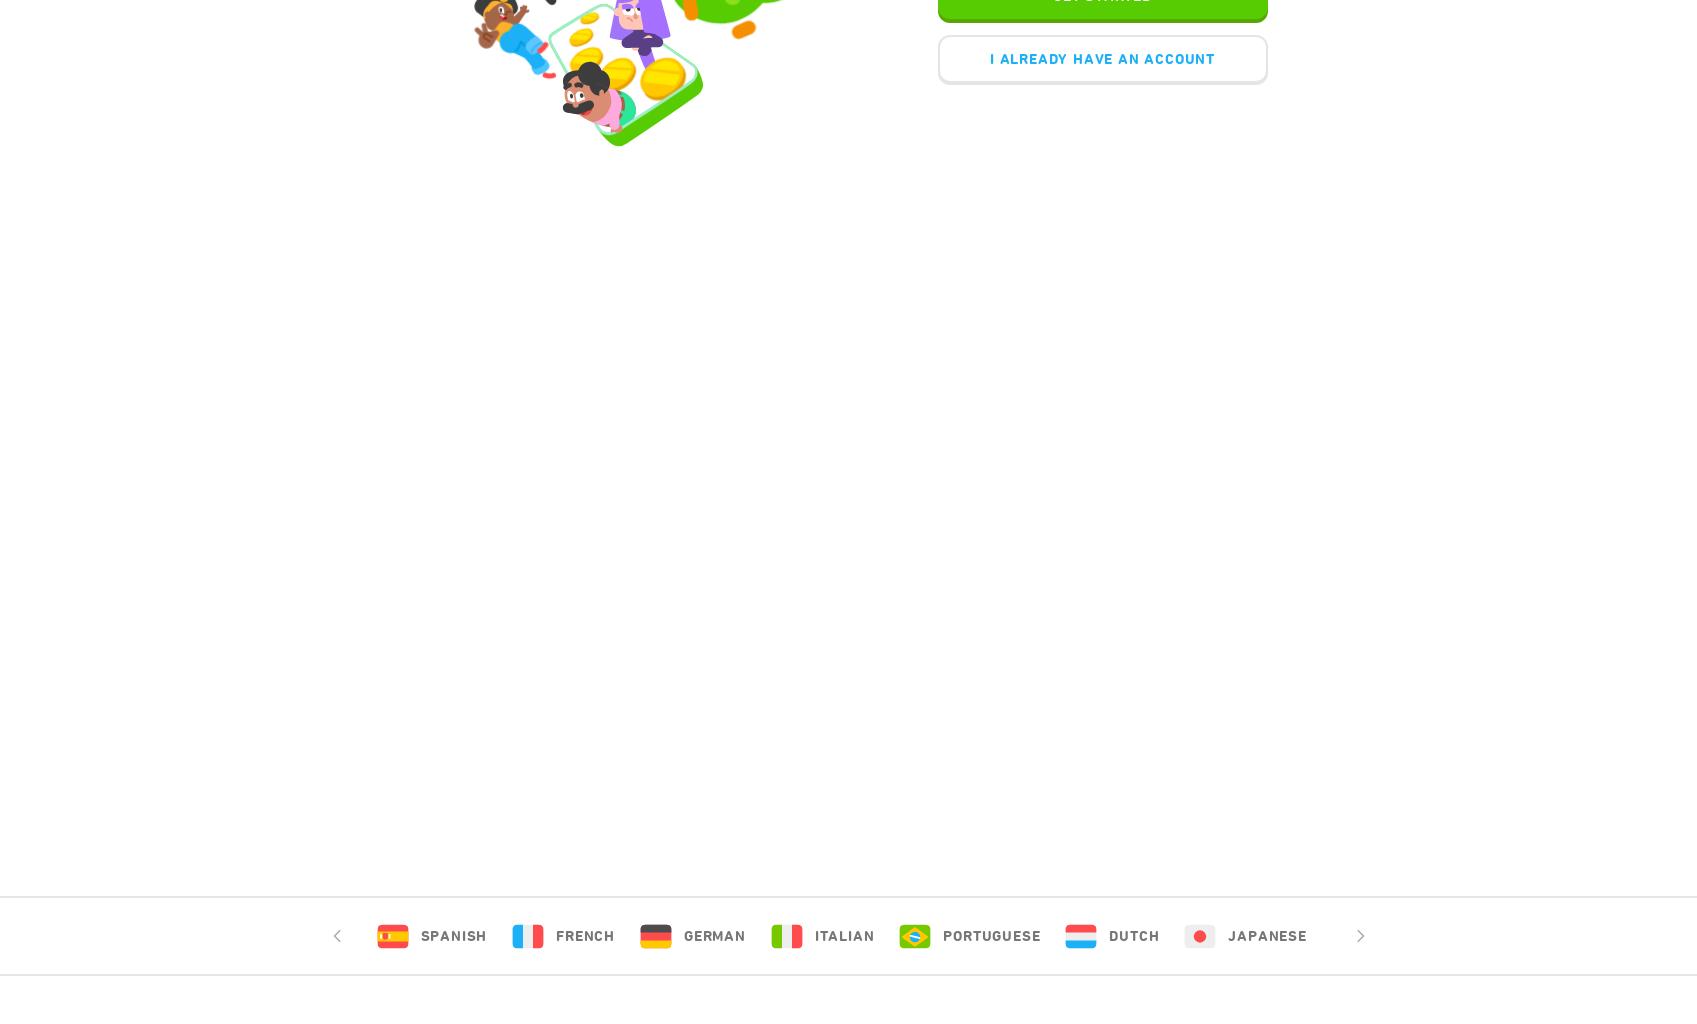  I want to click on 'Italian', so click(843, 935).